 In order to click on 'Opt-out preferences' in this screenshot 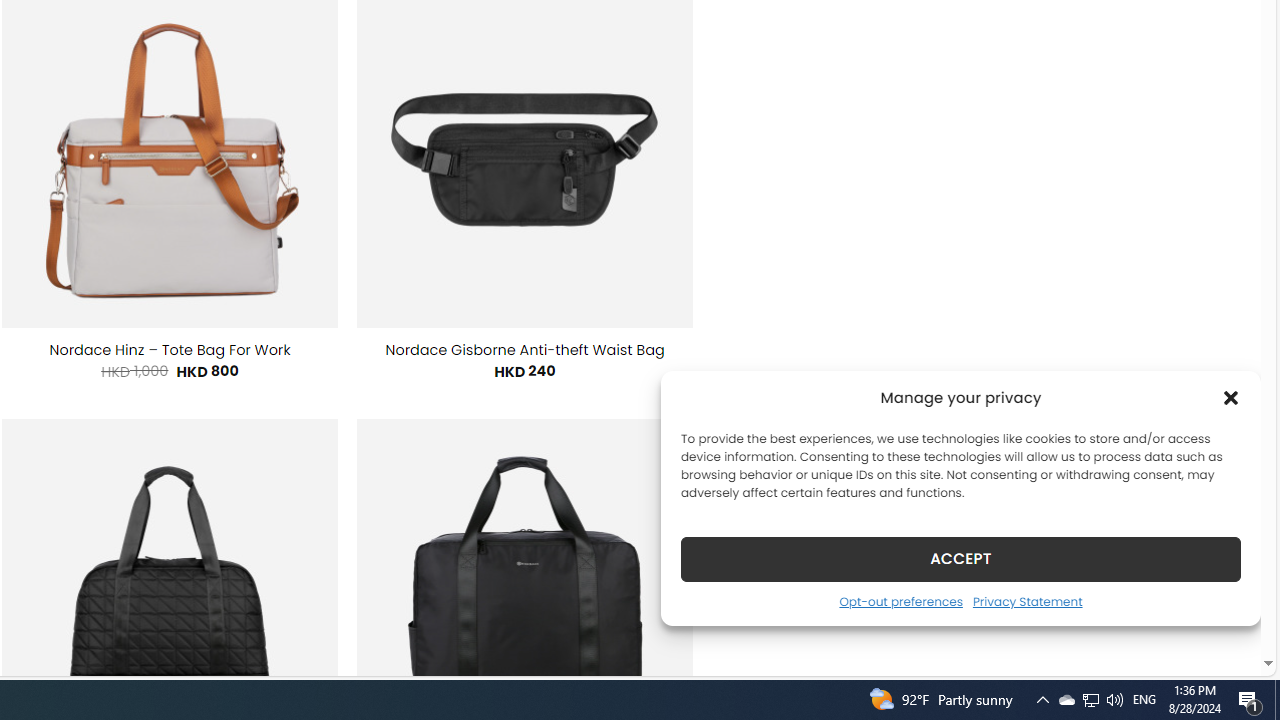, I will do `click(899, 600)`.